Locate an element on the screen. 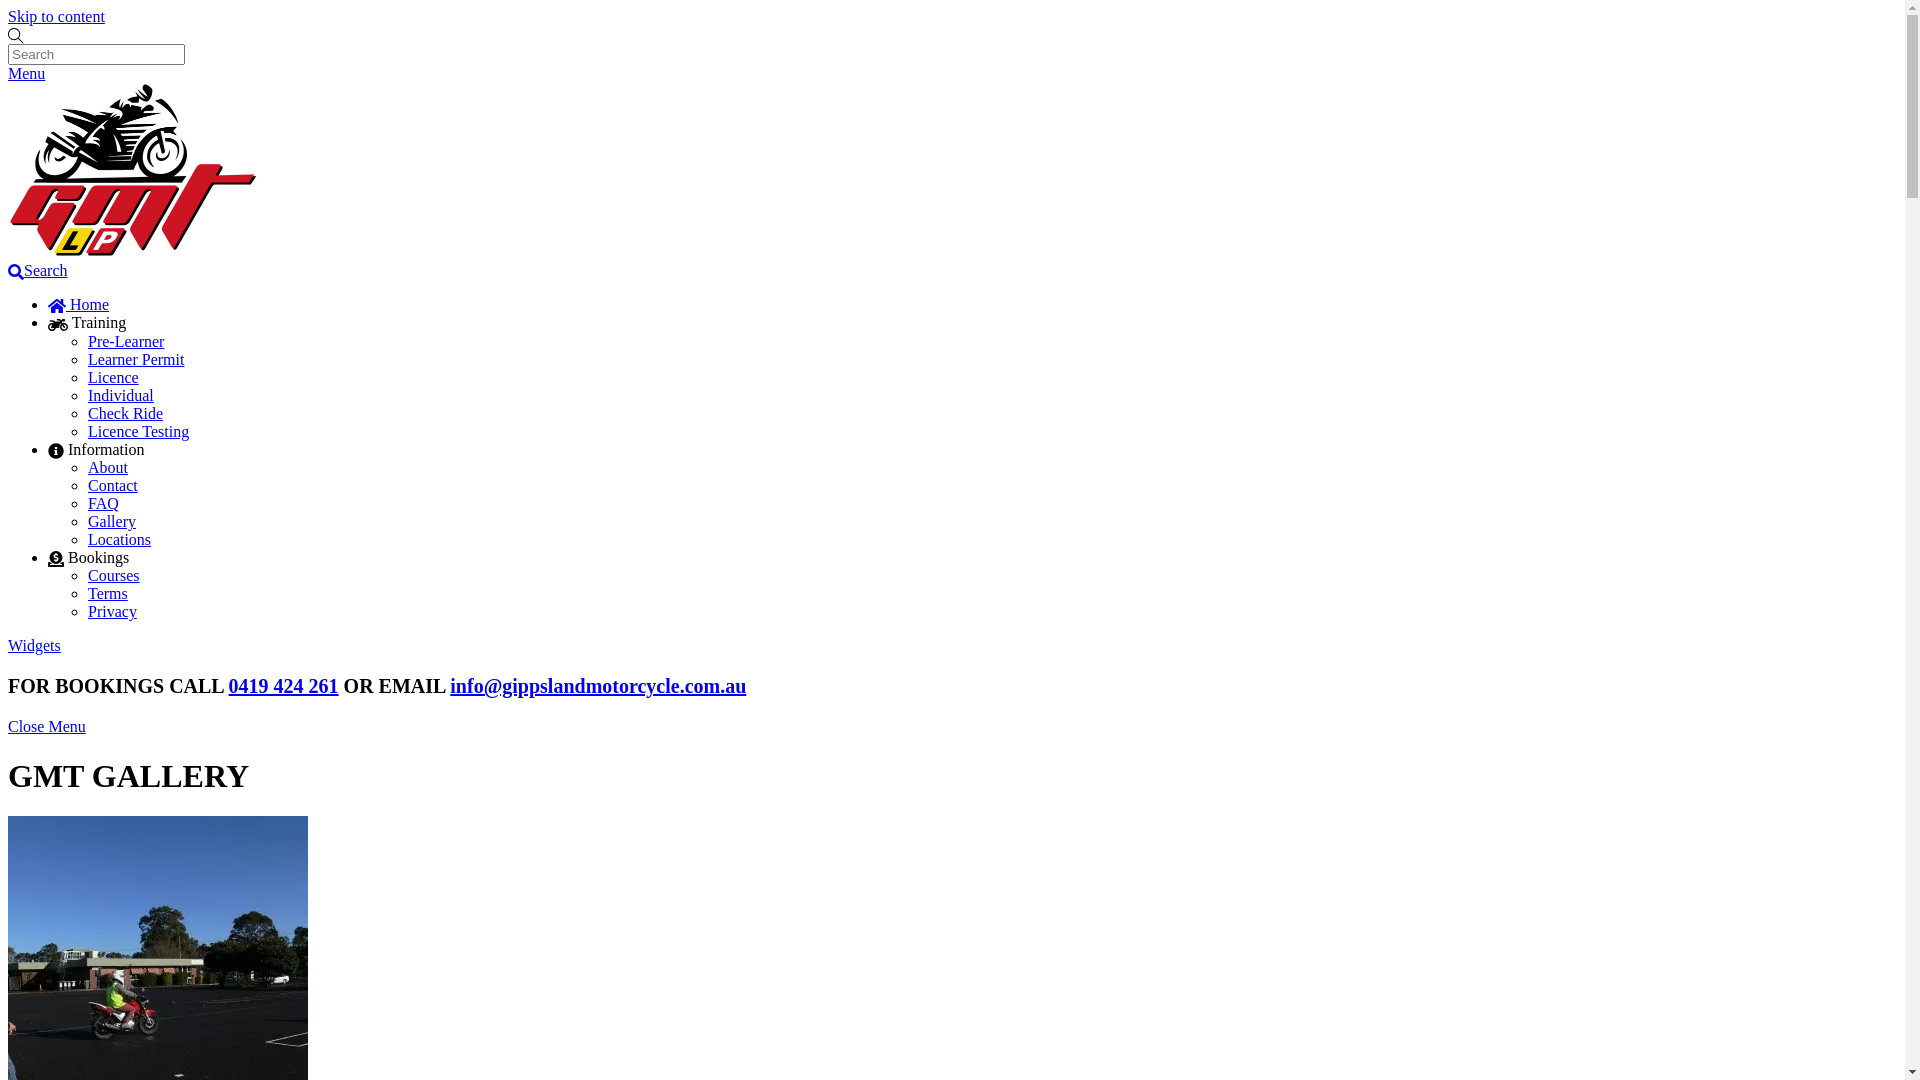 The height and width of the screenshot is (1080, 1920). 'Widgets' is located at coordinates (8, 645).